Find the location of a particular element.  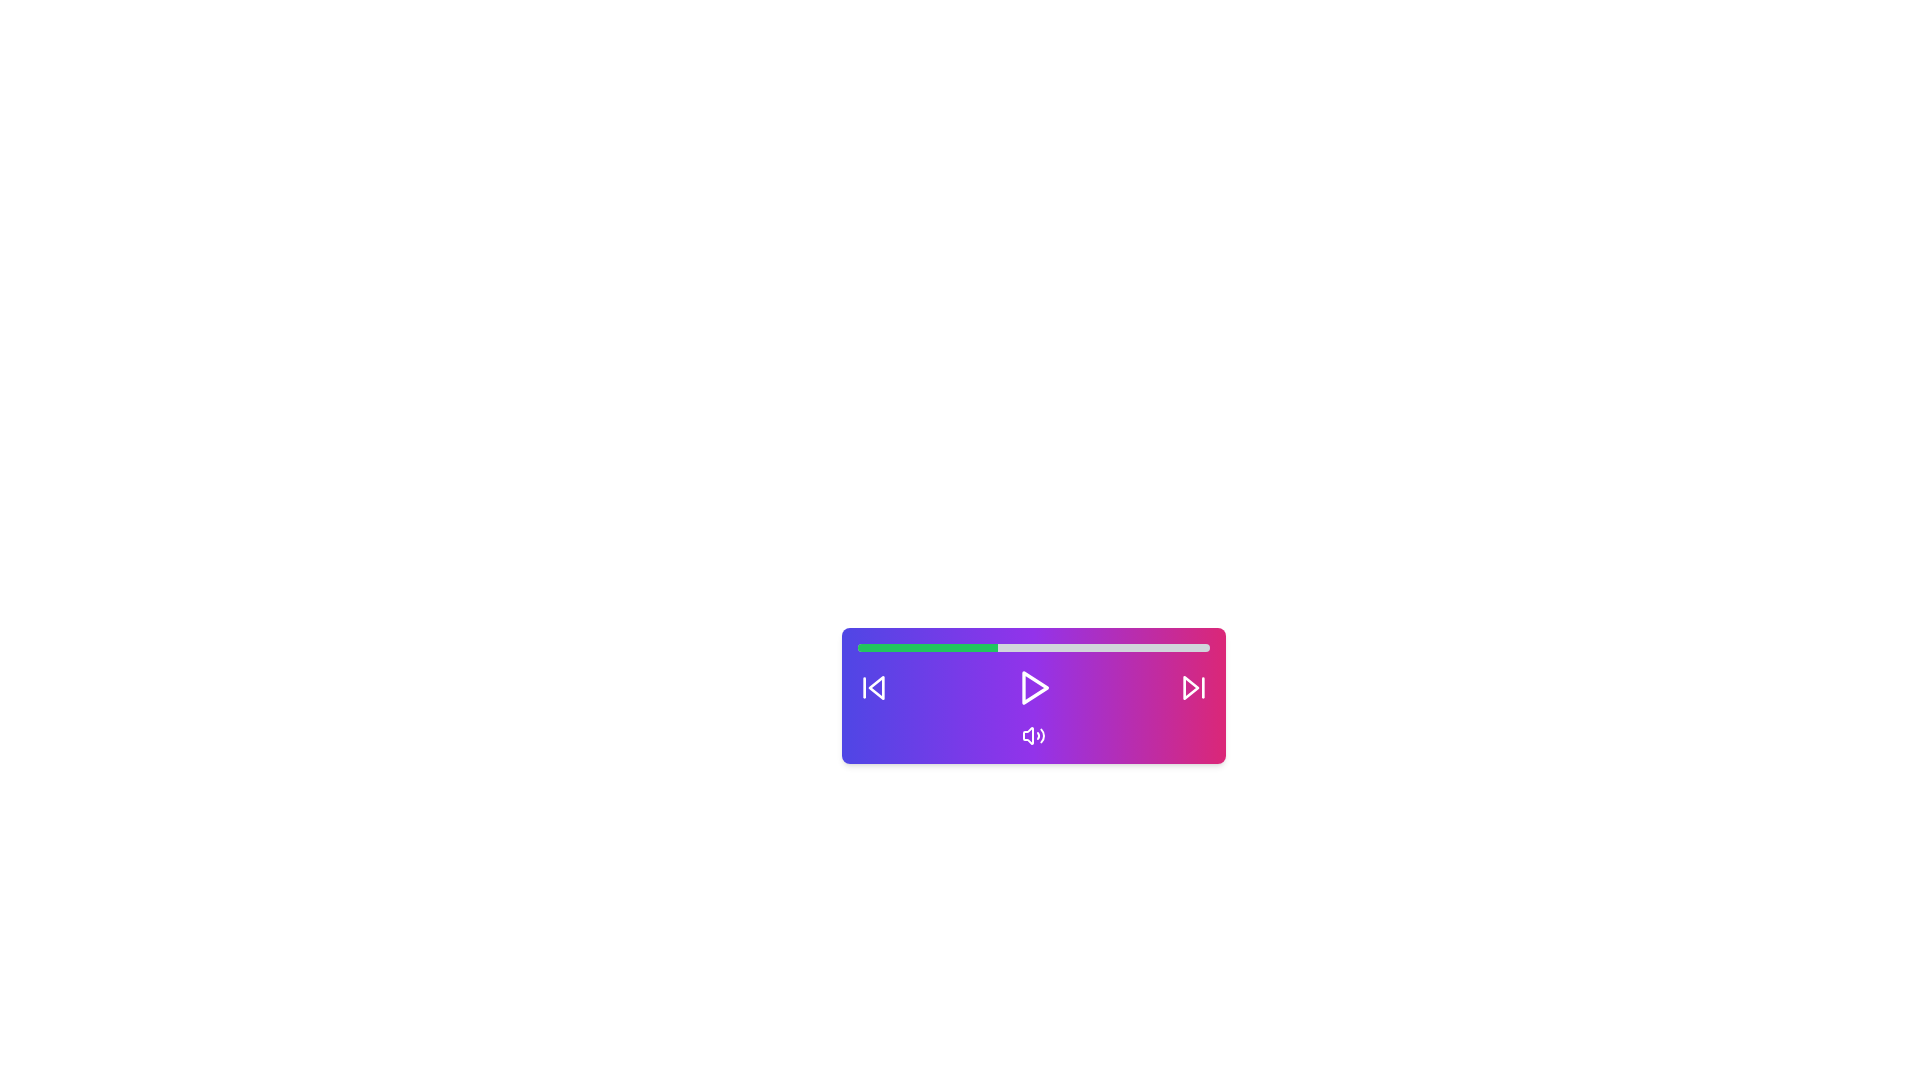

the volume to 10 percent is located at coordinates (891, 648).